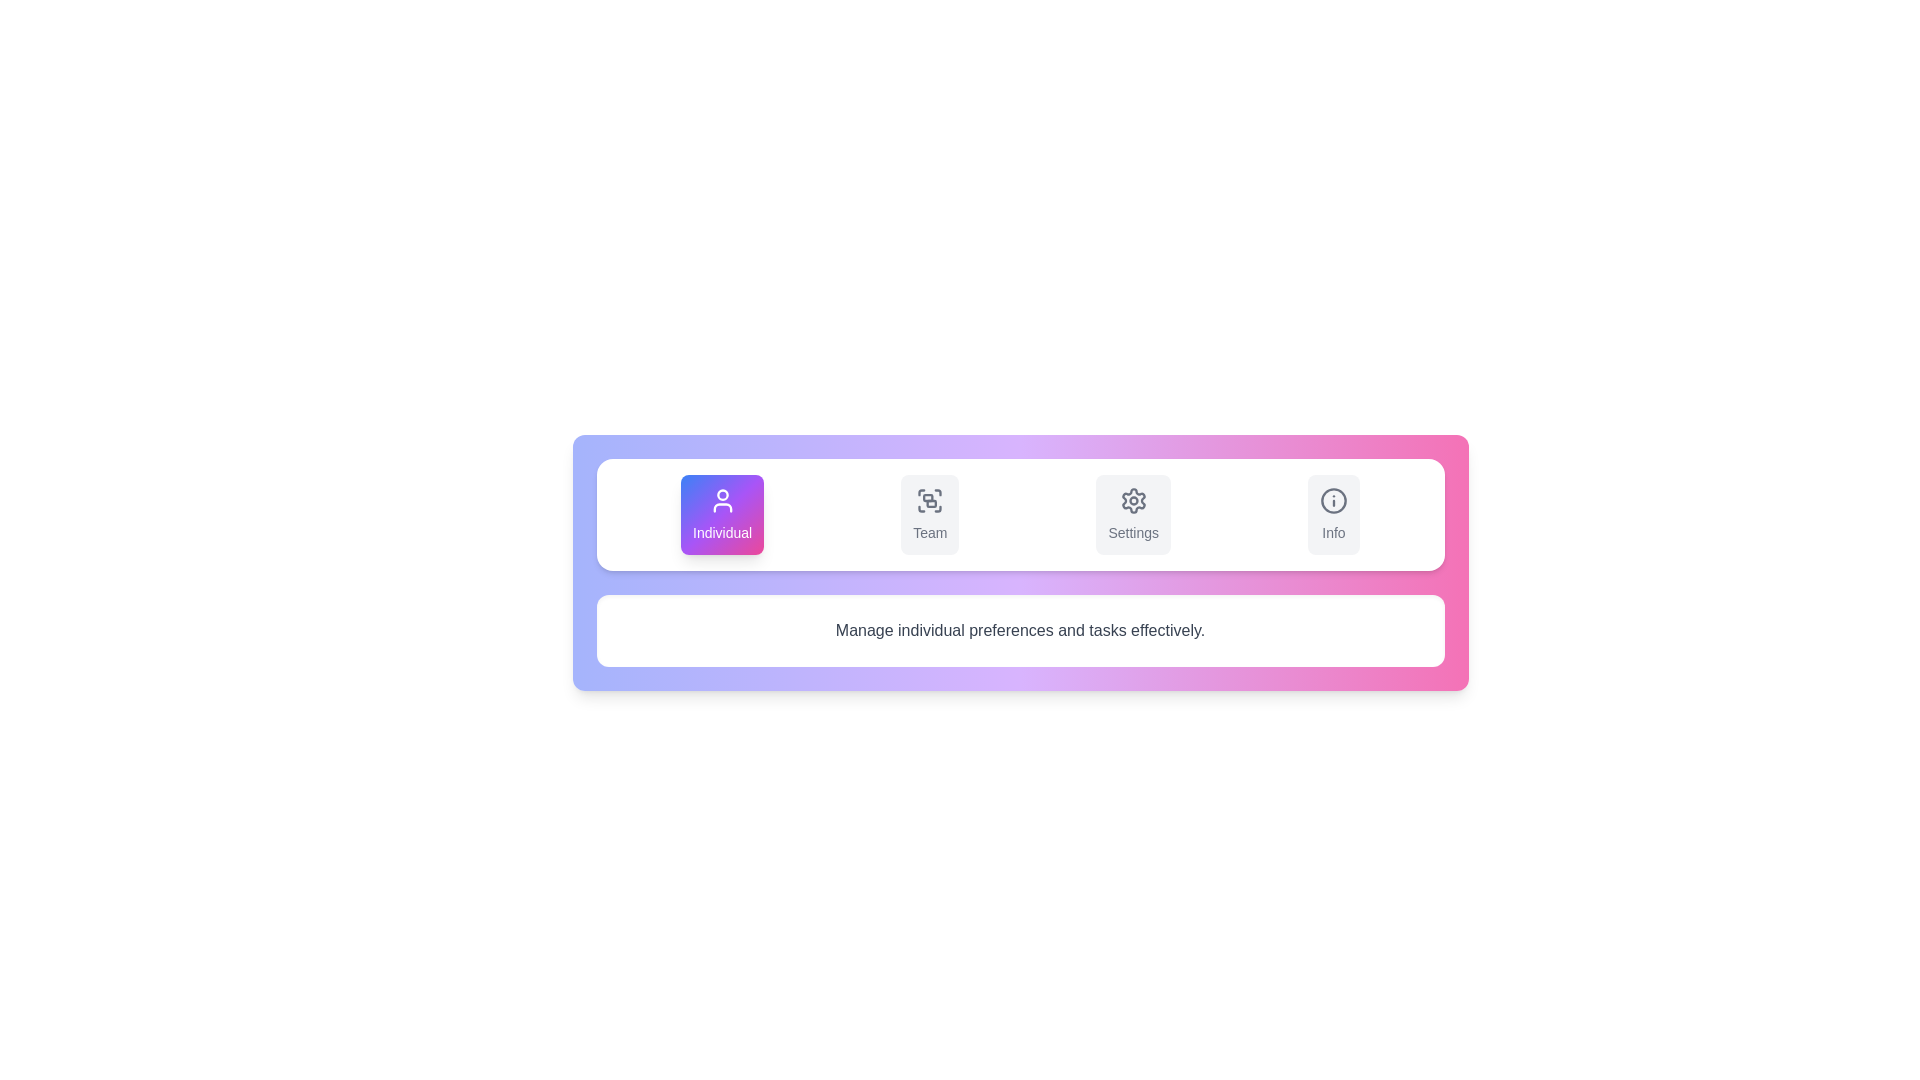 Image resolution: width=1920 pixels, height=1080 pixels. Describe the element at coordinates (1020, 631) in the screenshot. I see `the static text displaying 'Manage individual preferences and tasks effectively.' which is centrally positioned below the header buttons 'Individual', 'Team', 'Settings', and 'Info'` at that location.